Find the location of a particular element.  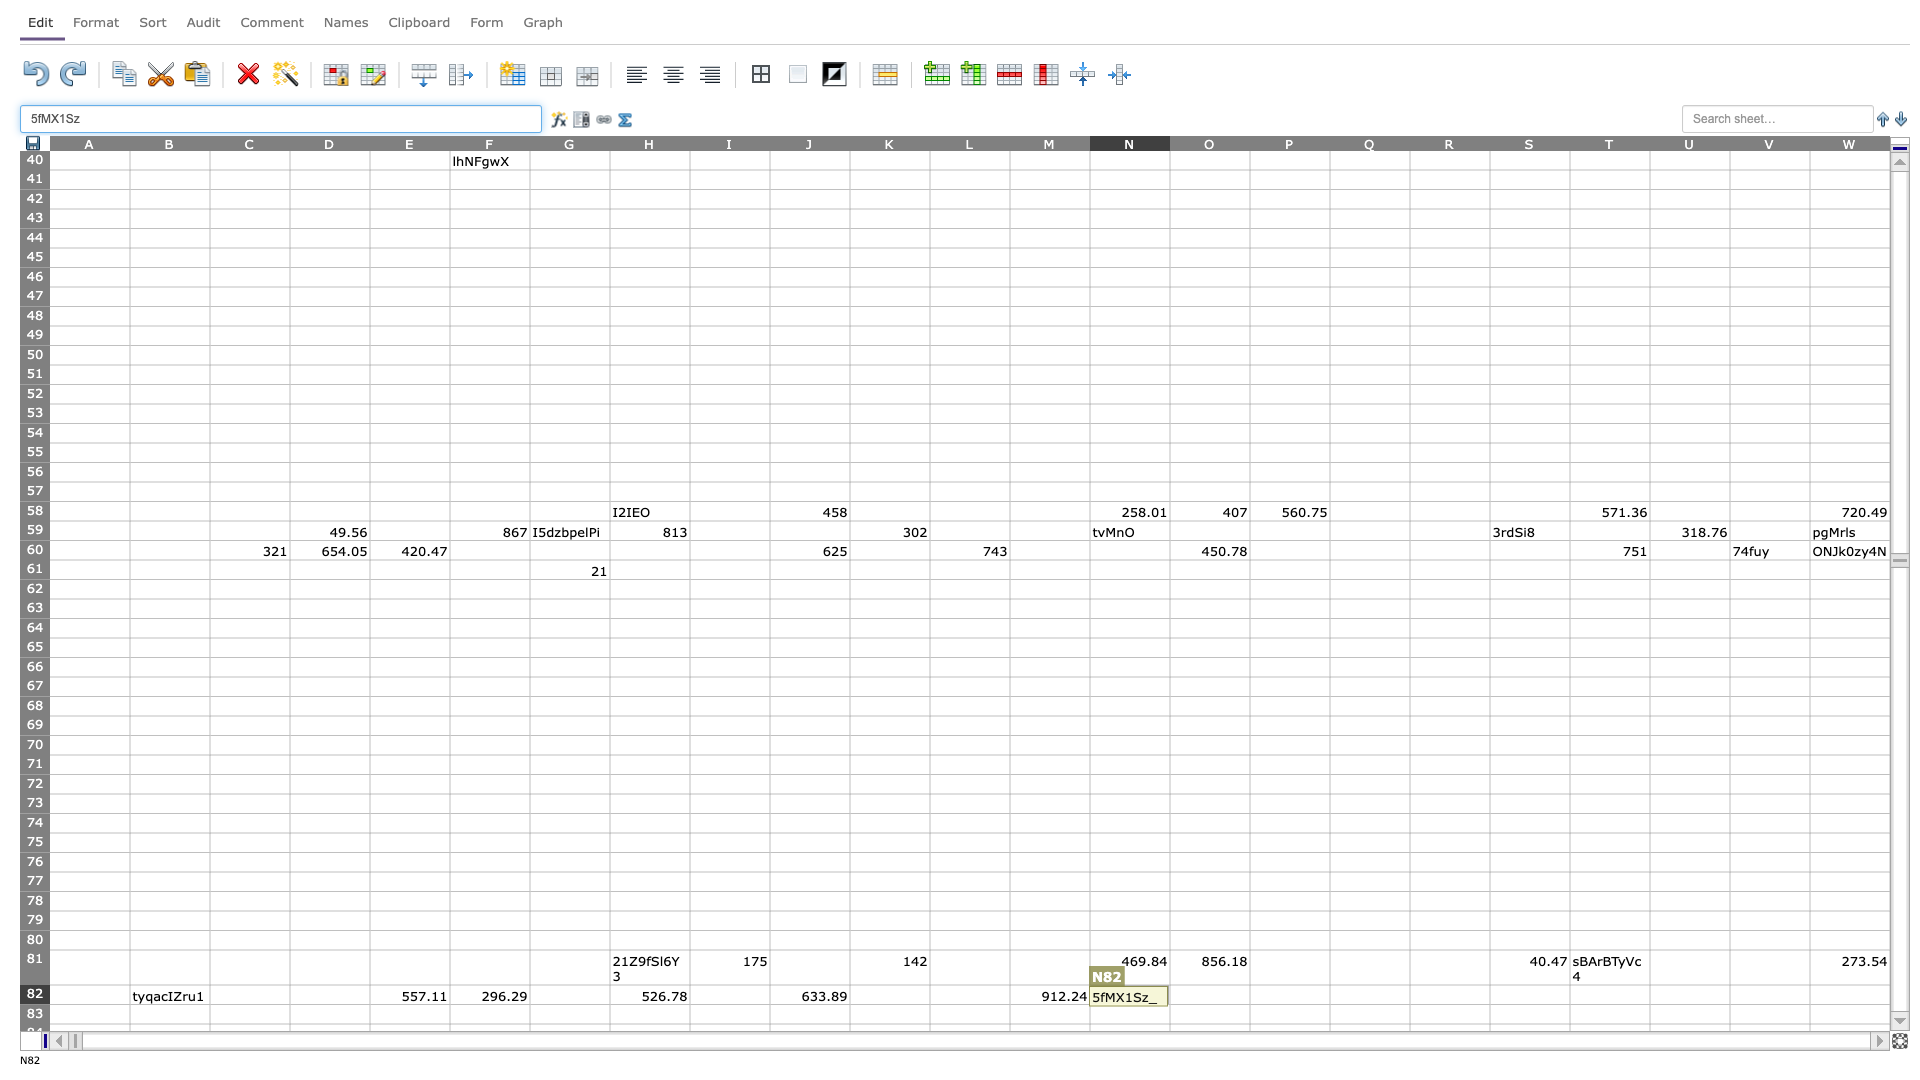

right edge of P82 is located at coordinates (1329, 994).